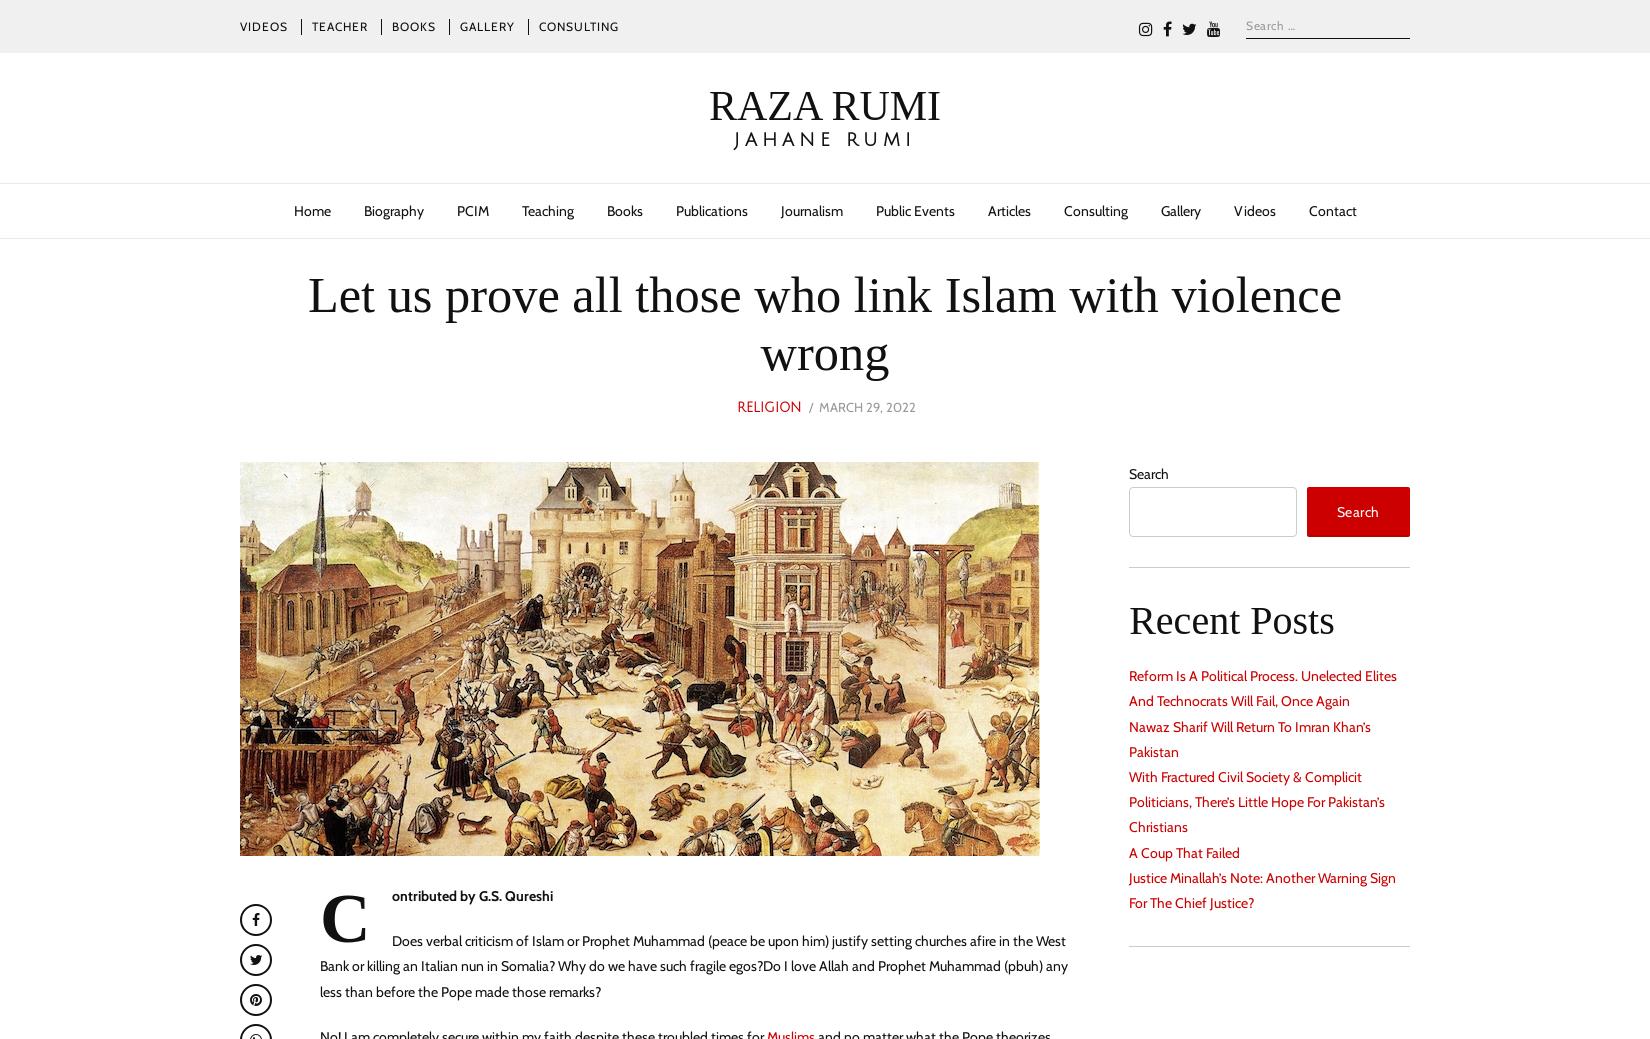 This screenshot has width=1650, height=1039. I want to click on 'Contributed by G.S. Qureshi', so click(434, 918).